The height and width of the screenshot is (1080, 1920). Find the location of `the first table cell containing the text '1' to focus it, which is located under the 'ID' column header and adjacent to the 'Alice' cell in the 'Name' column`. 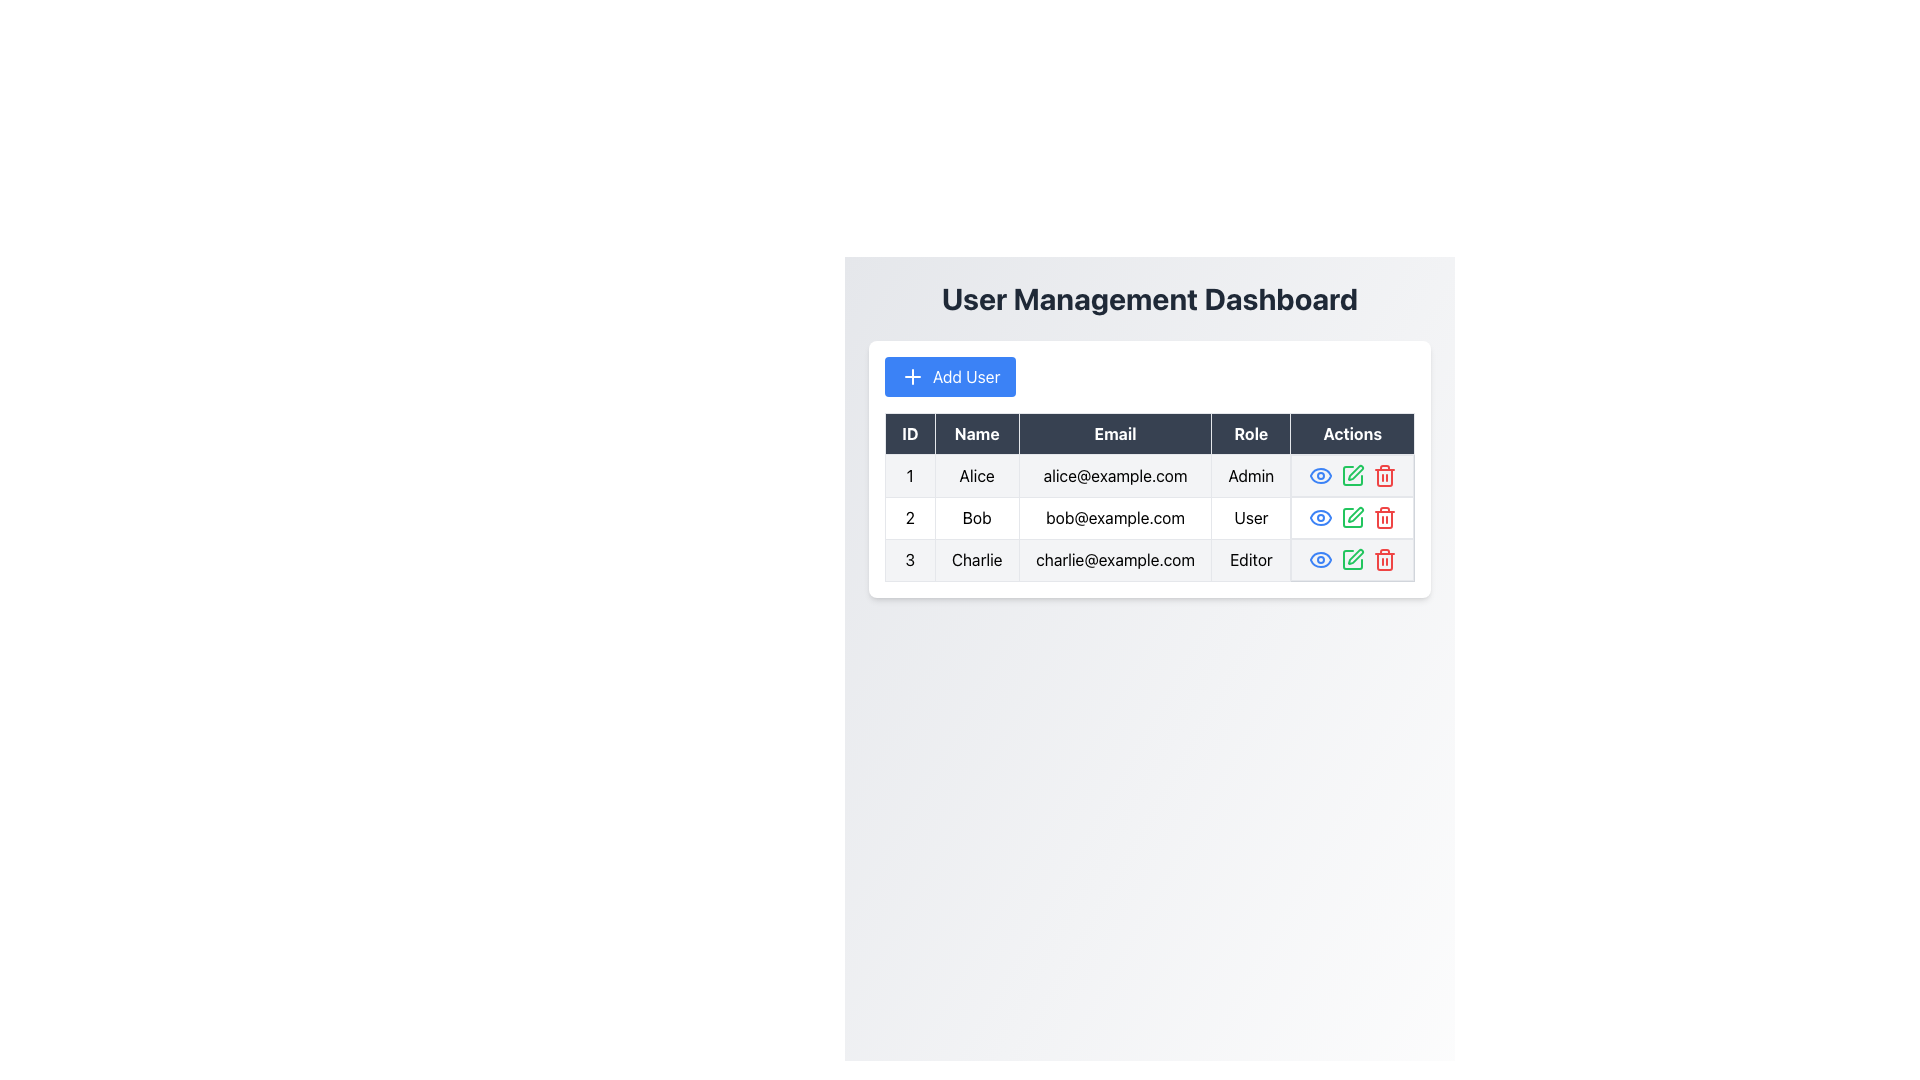

the first table cell containing the text '1' to focus it, which is located under the 'ID' column header and adjacent to the 'Alice' cell in the 'Name' column is located at coordinates (909, 475).